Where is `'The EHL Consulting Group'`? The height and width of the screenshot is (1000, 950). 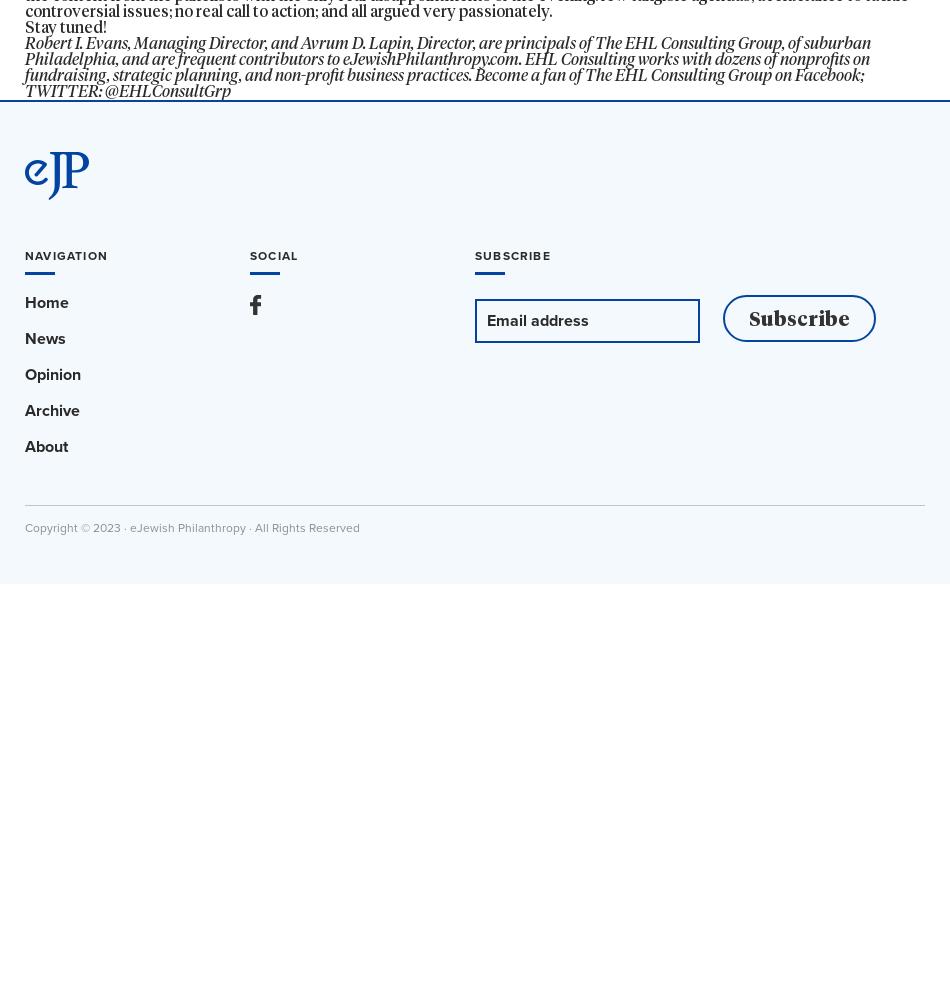 'The EHL Consulting Group' is located at coordinates (688, 43).